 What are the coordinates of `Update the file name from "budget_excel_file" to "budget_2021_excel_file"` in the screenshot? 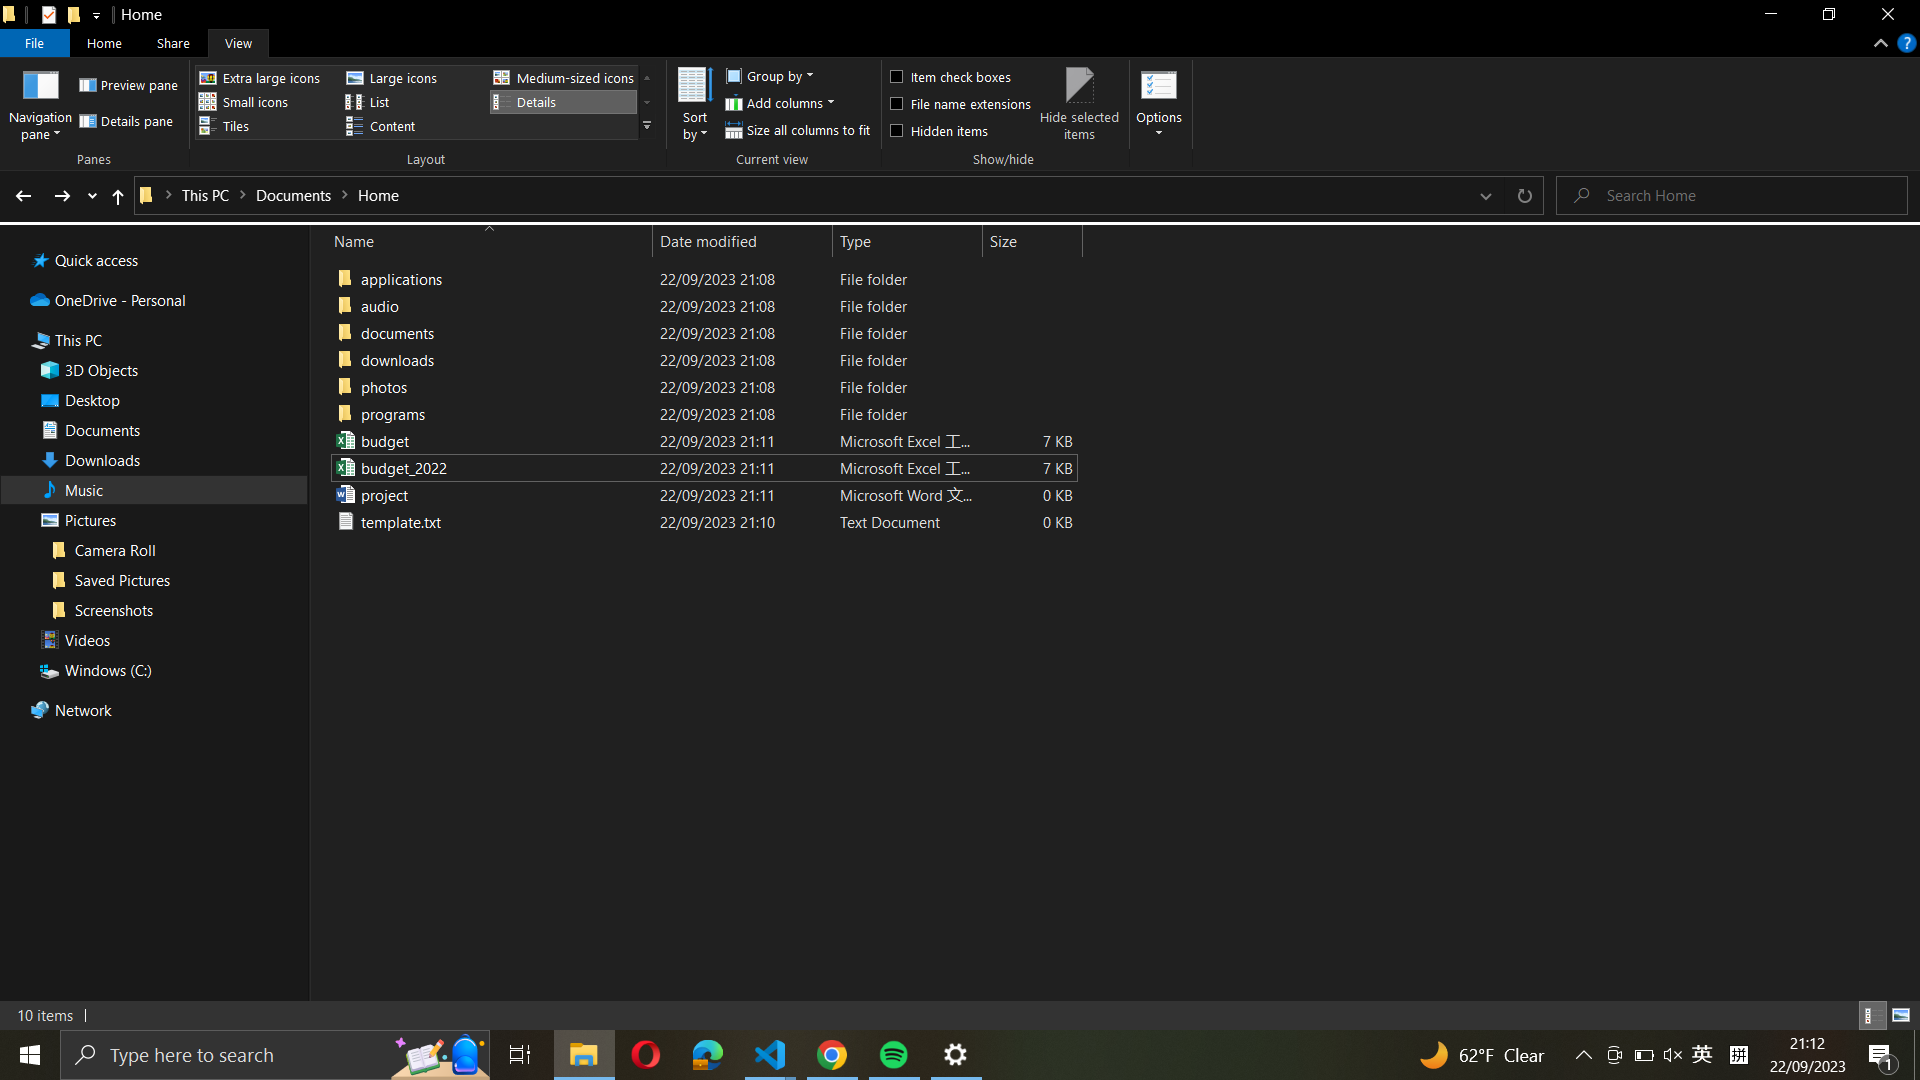 It's located at (700, 439).